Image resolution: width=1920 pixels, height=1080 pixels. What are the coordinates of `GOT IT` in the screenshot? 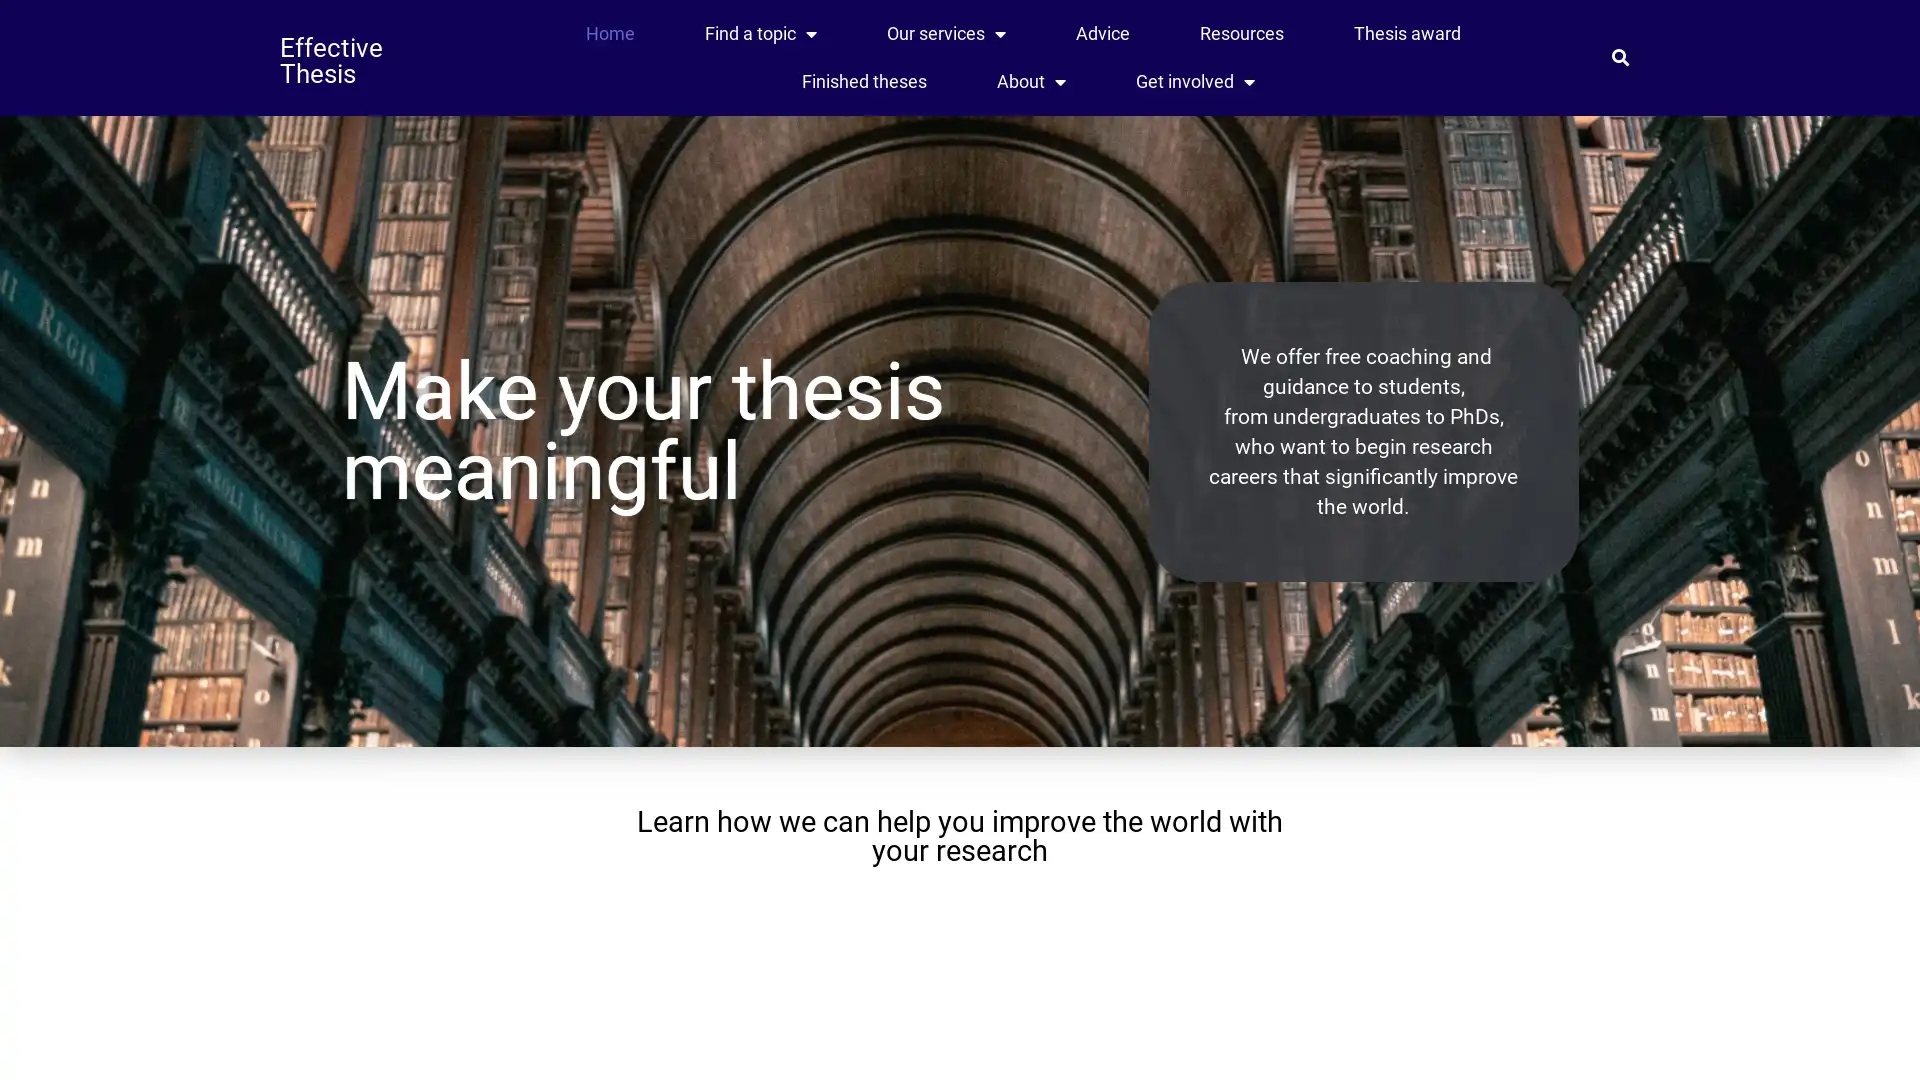 It's located at (1449, 1049).